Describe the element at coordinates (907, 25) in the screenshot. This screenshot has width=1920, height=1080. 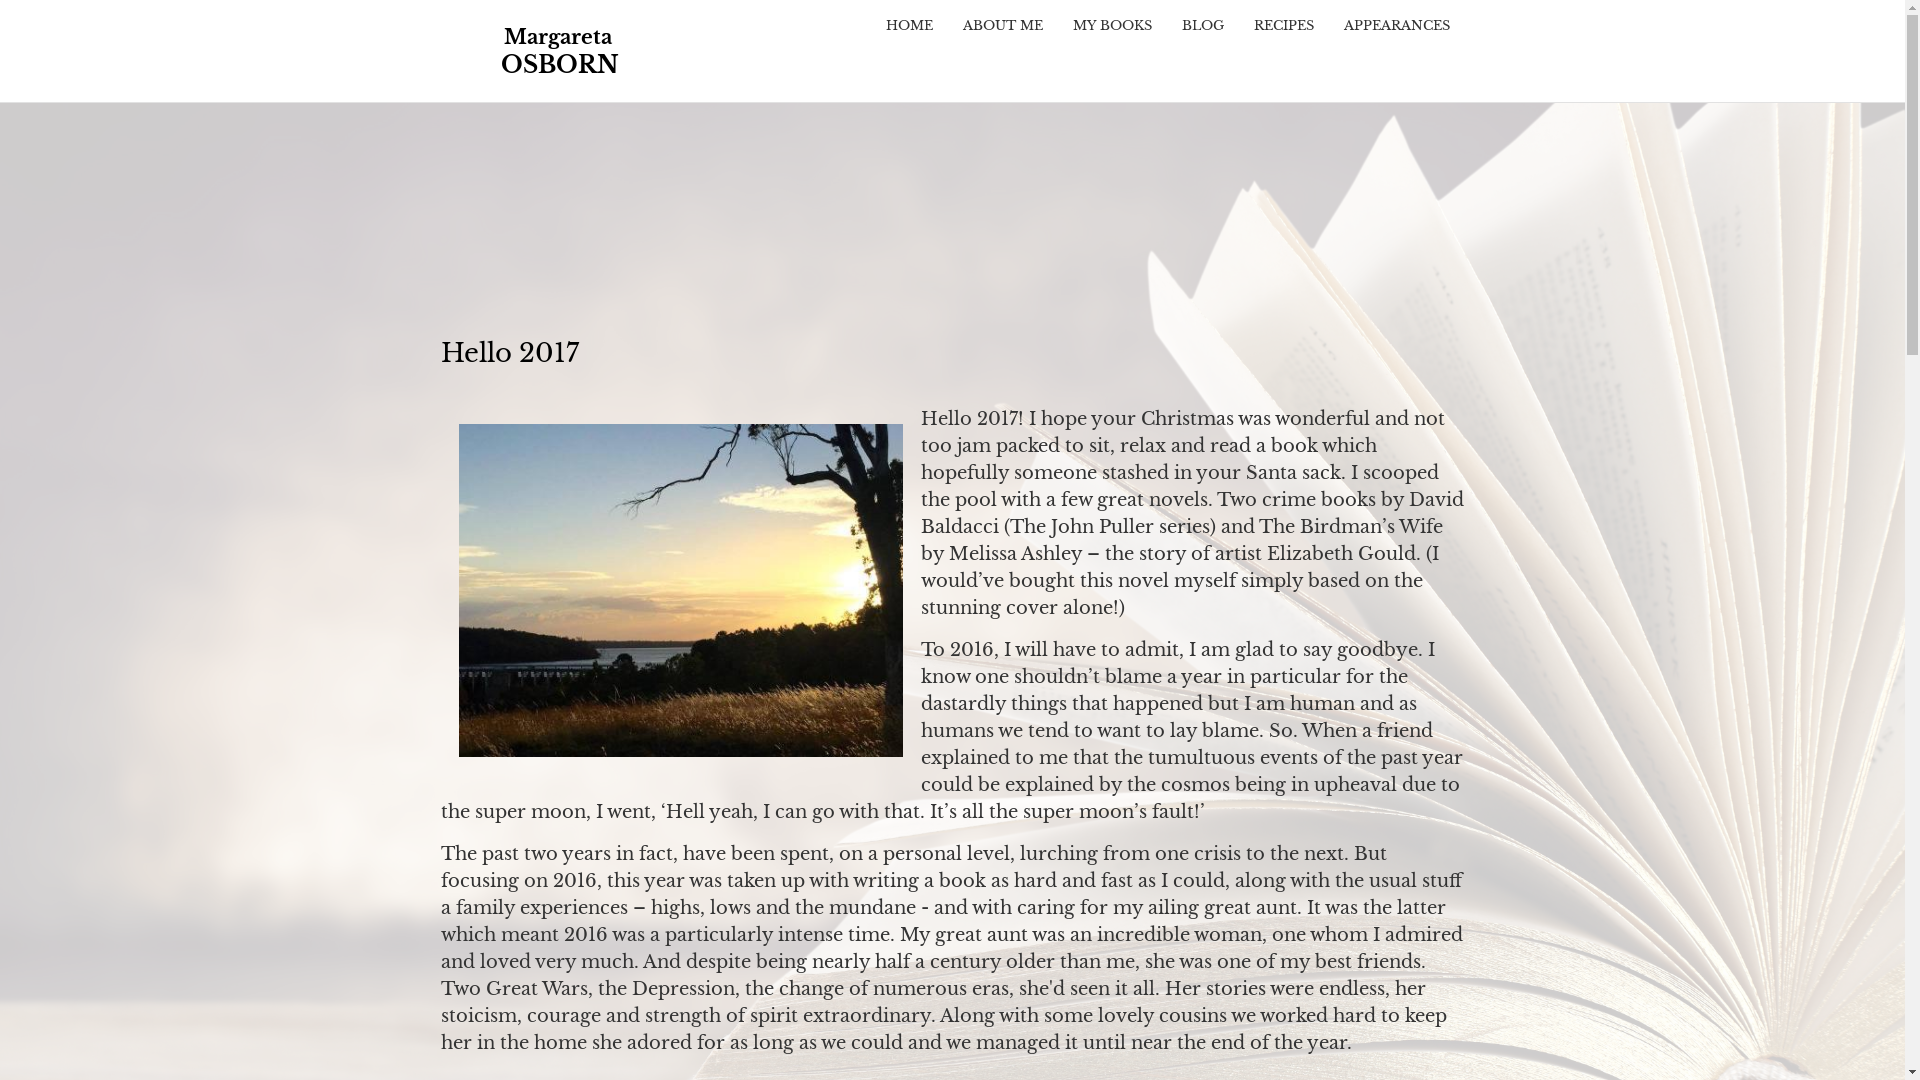
I see `'HOME'` at that location.